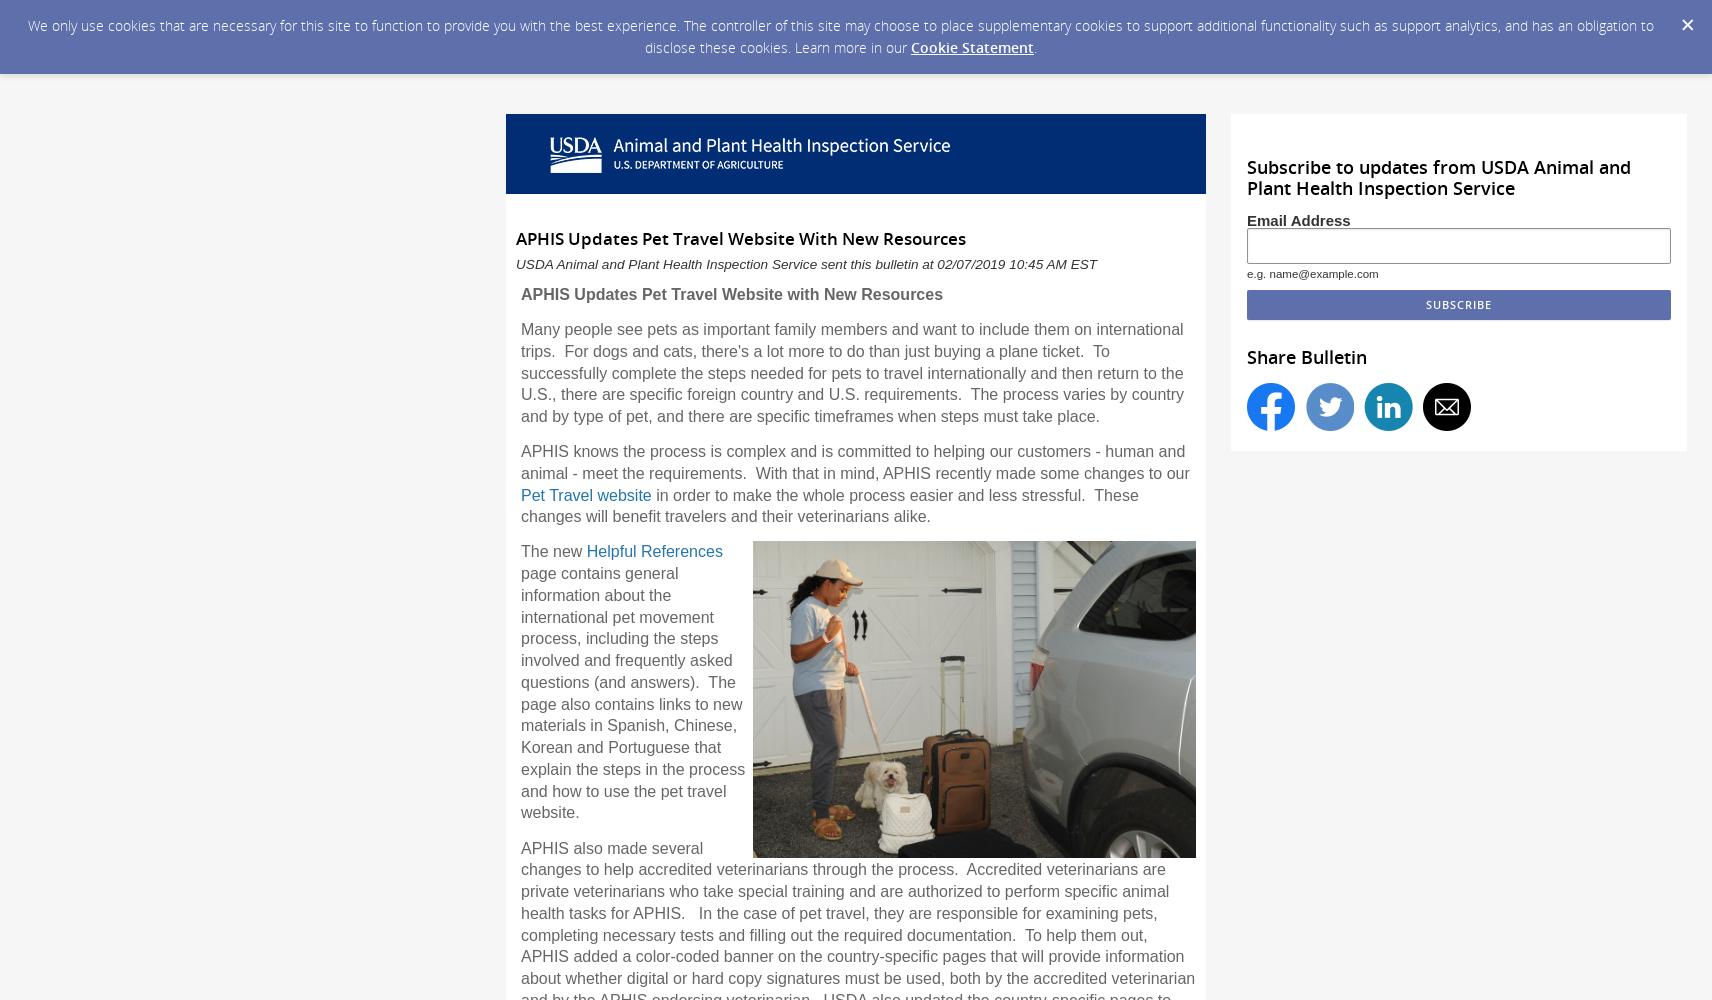 The image size is (1712, 1000). I want to click on 'USDA Animal and Plant Health Inspection Service sent this bulletin at 02/07/2019 10:45 AM EST', so click(806, 264).